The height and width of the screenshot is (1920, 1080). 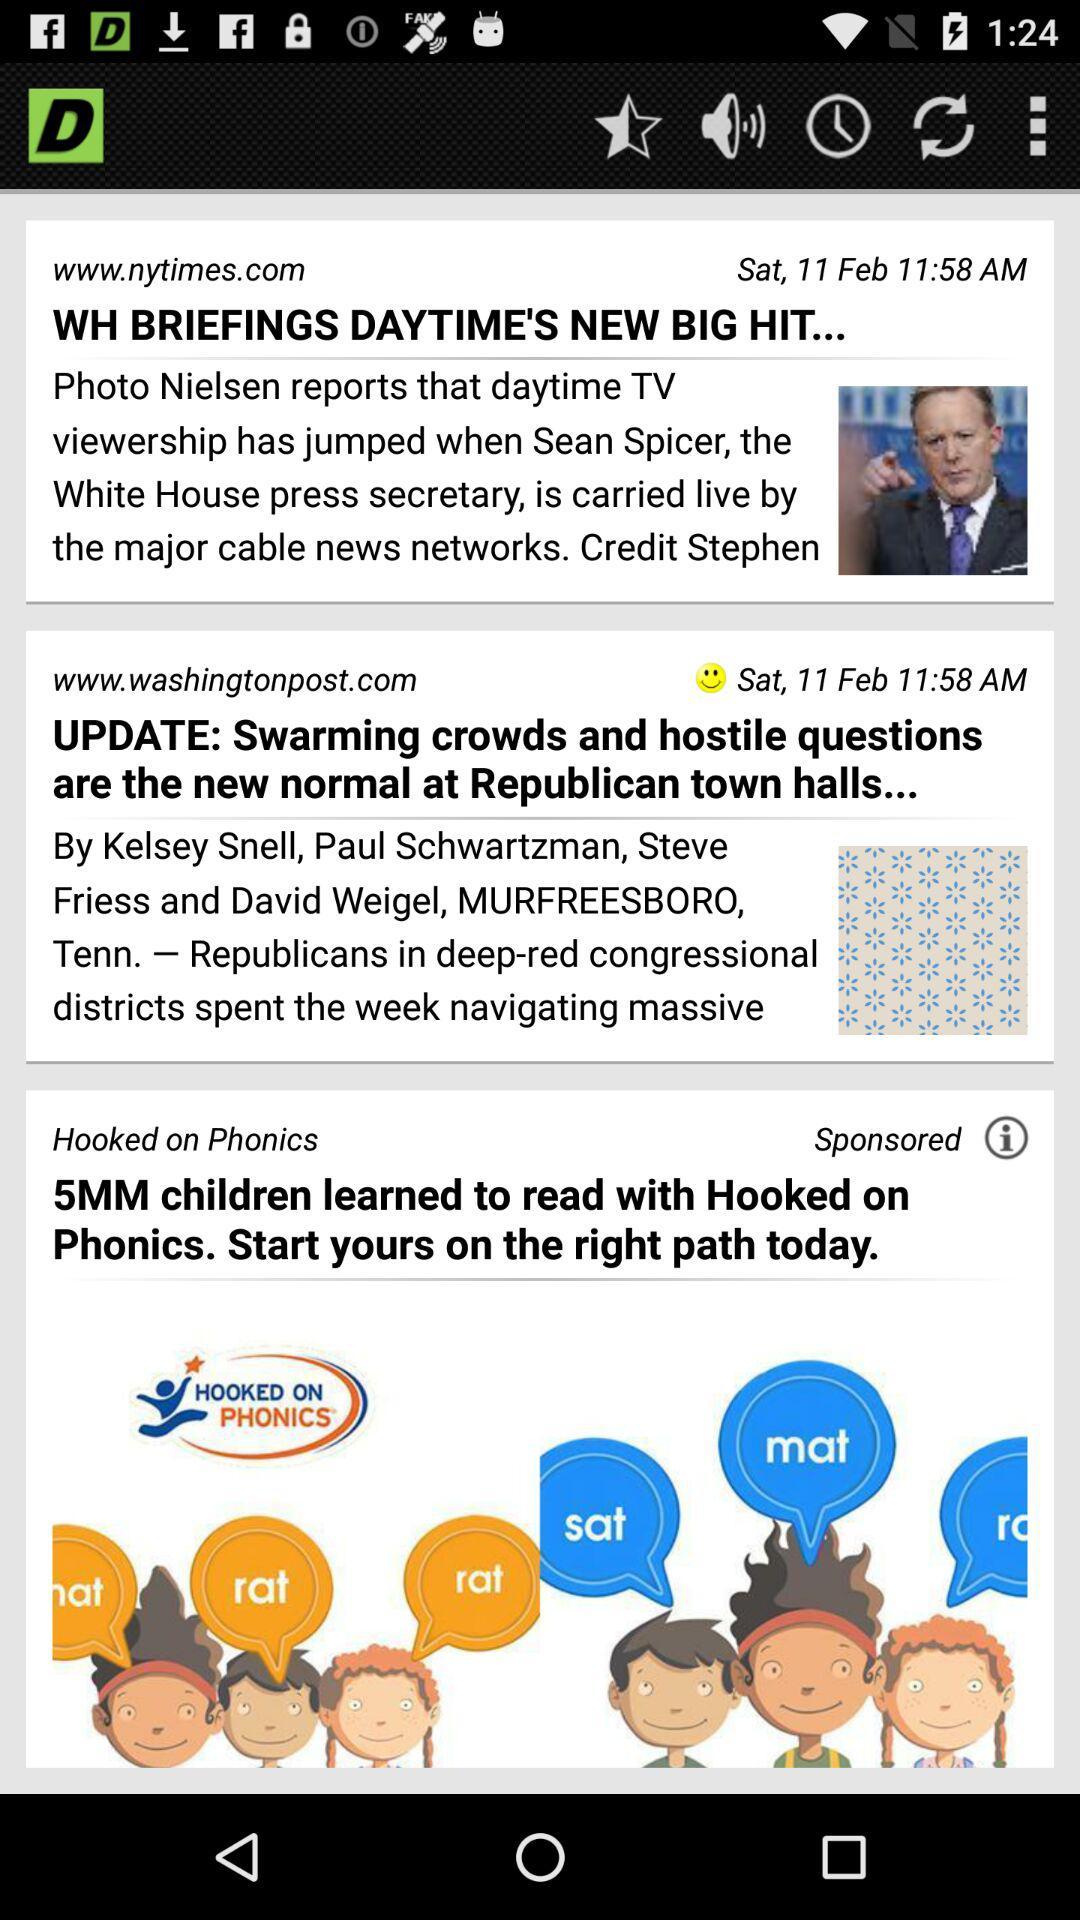 I want to click on photo nielsen reports, so click(x=437, y=468).